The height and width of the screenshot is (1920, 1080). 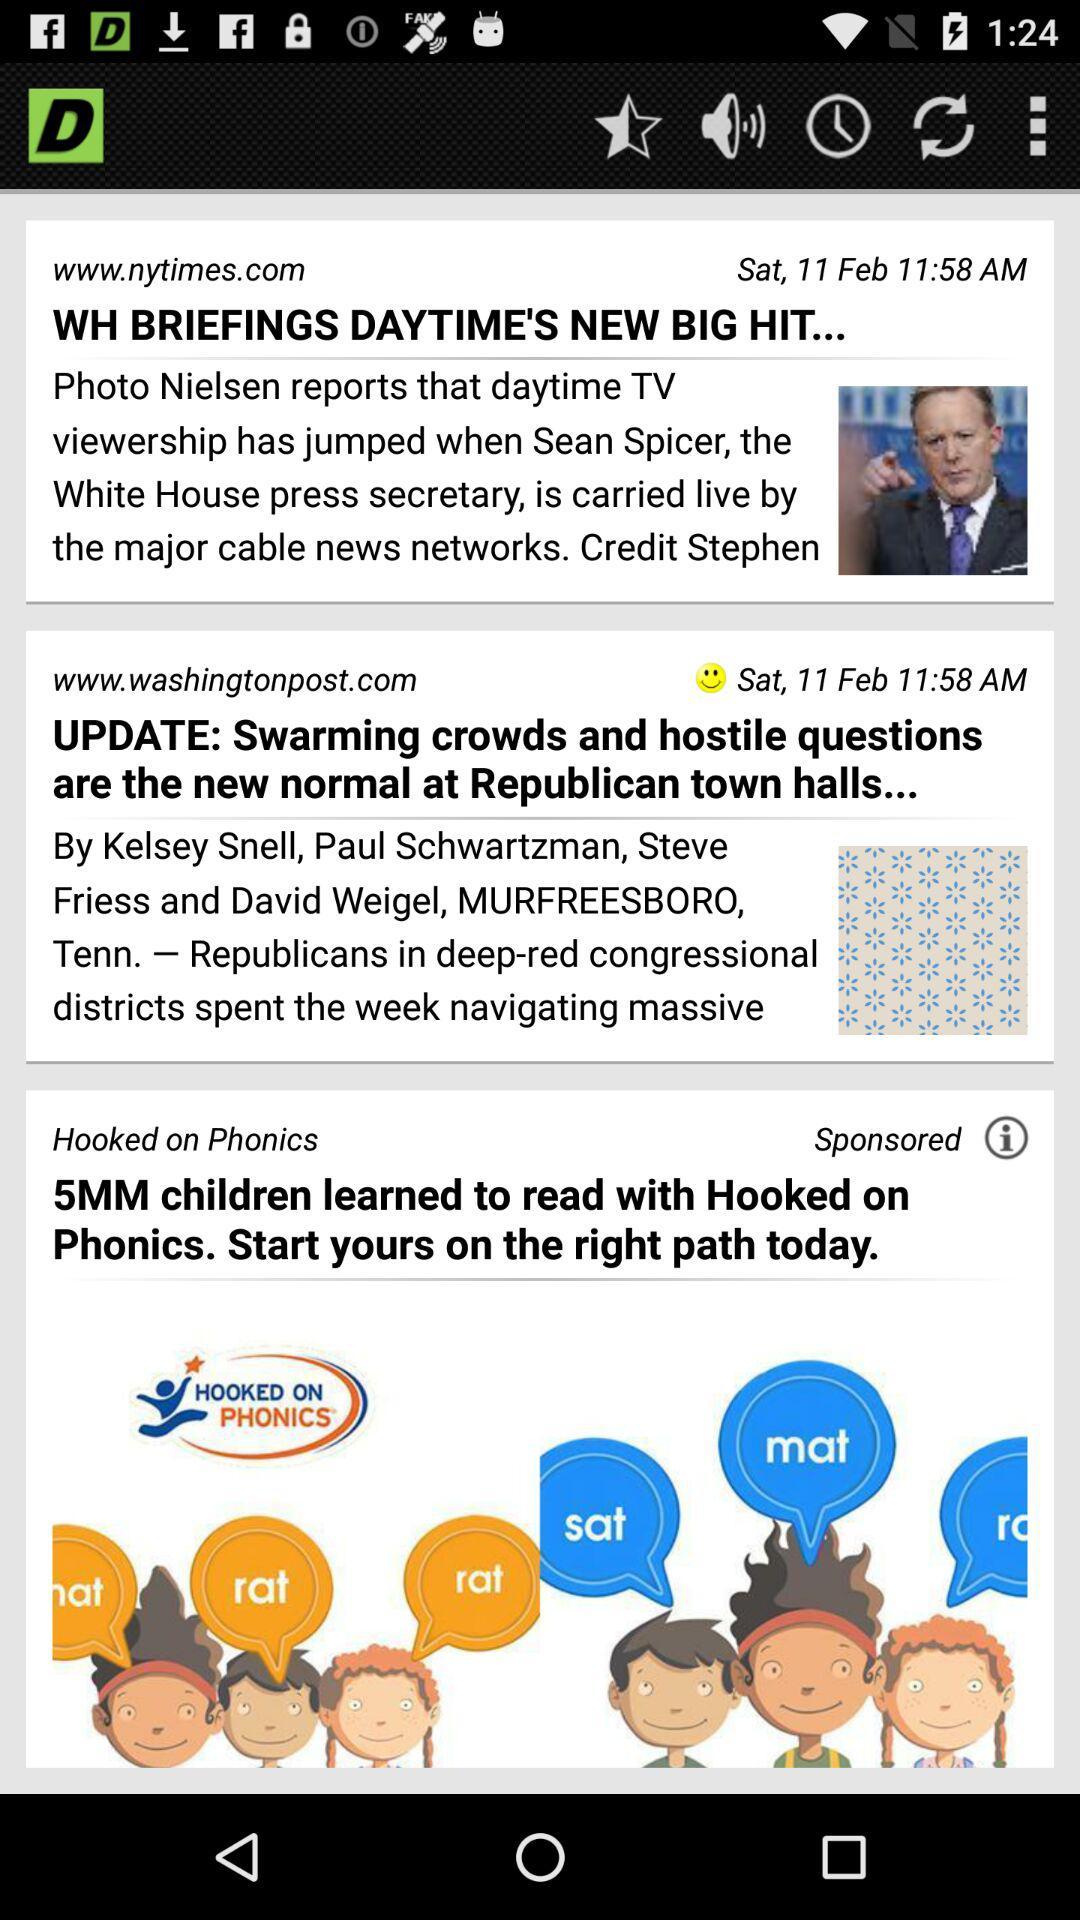 I want to click on photo nielsen reports, so click(x=437, y=468).